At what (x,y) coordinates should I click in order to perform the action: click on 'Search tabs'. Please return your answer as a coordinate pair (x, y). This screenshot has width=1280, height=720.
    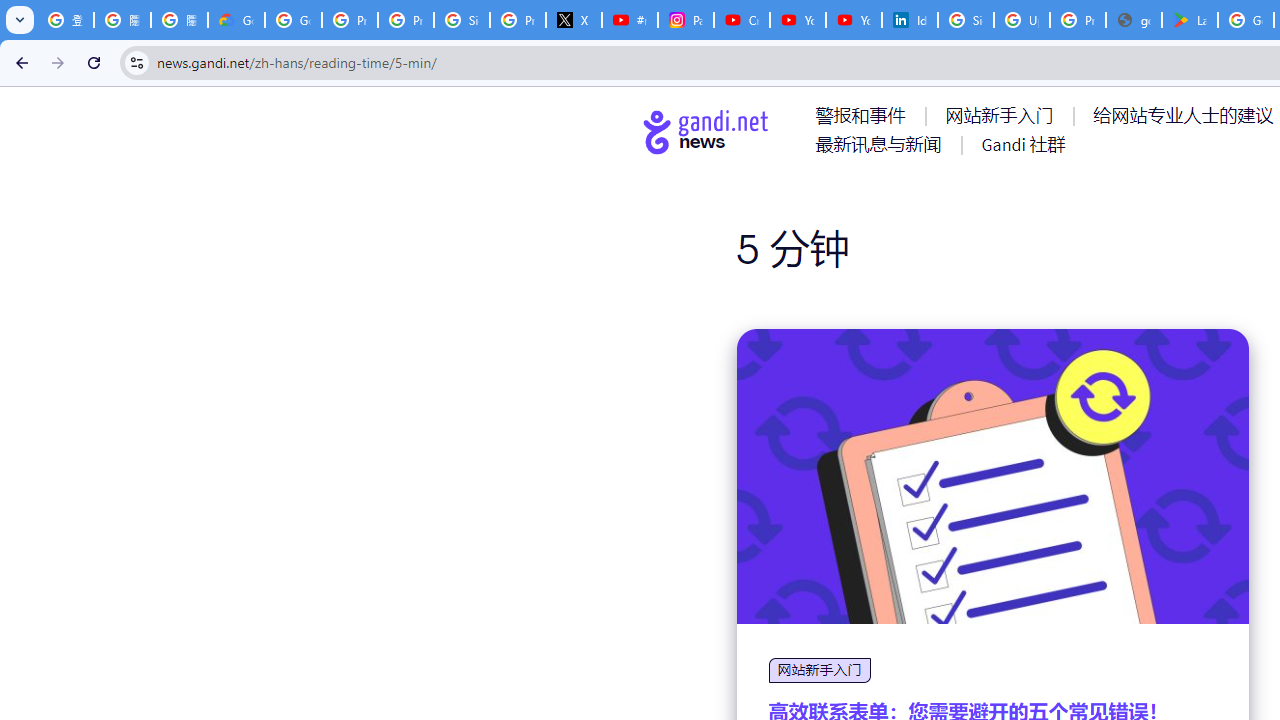
    Looking at the image, I should click on (20, 20).